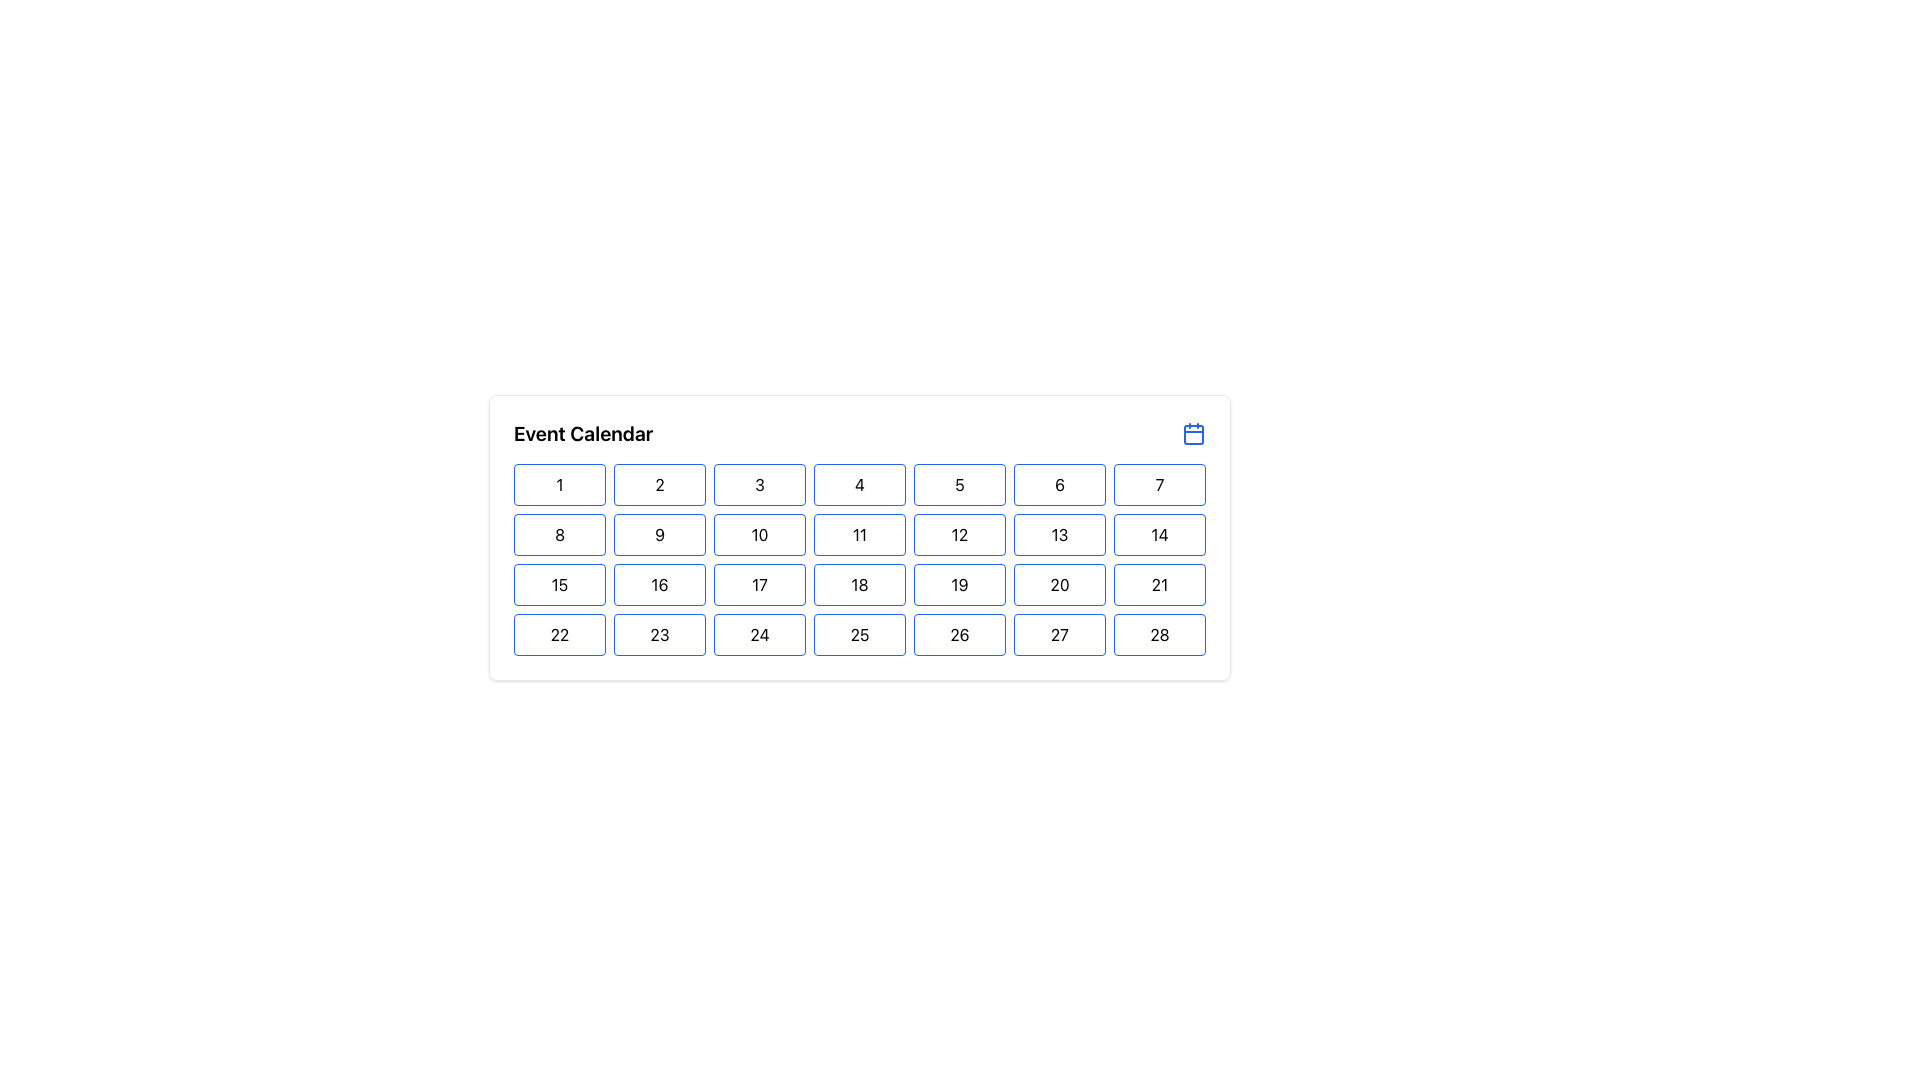 This screenshot has height=1080, width=1920. I want to click on the rectangular button with a white background and blue border that displays the text '18' for accessibility navigation, so click(859, 585).